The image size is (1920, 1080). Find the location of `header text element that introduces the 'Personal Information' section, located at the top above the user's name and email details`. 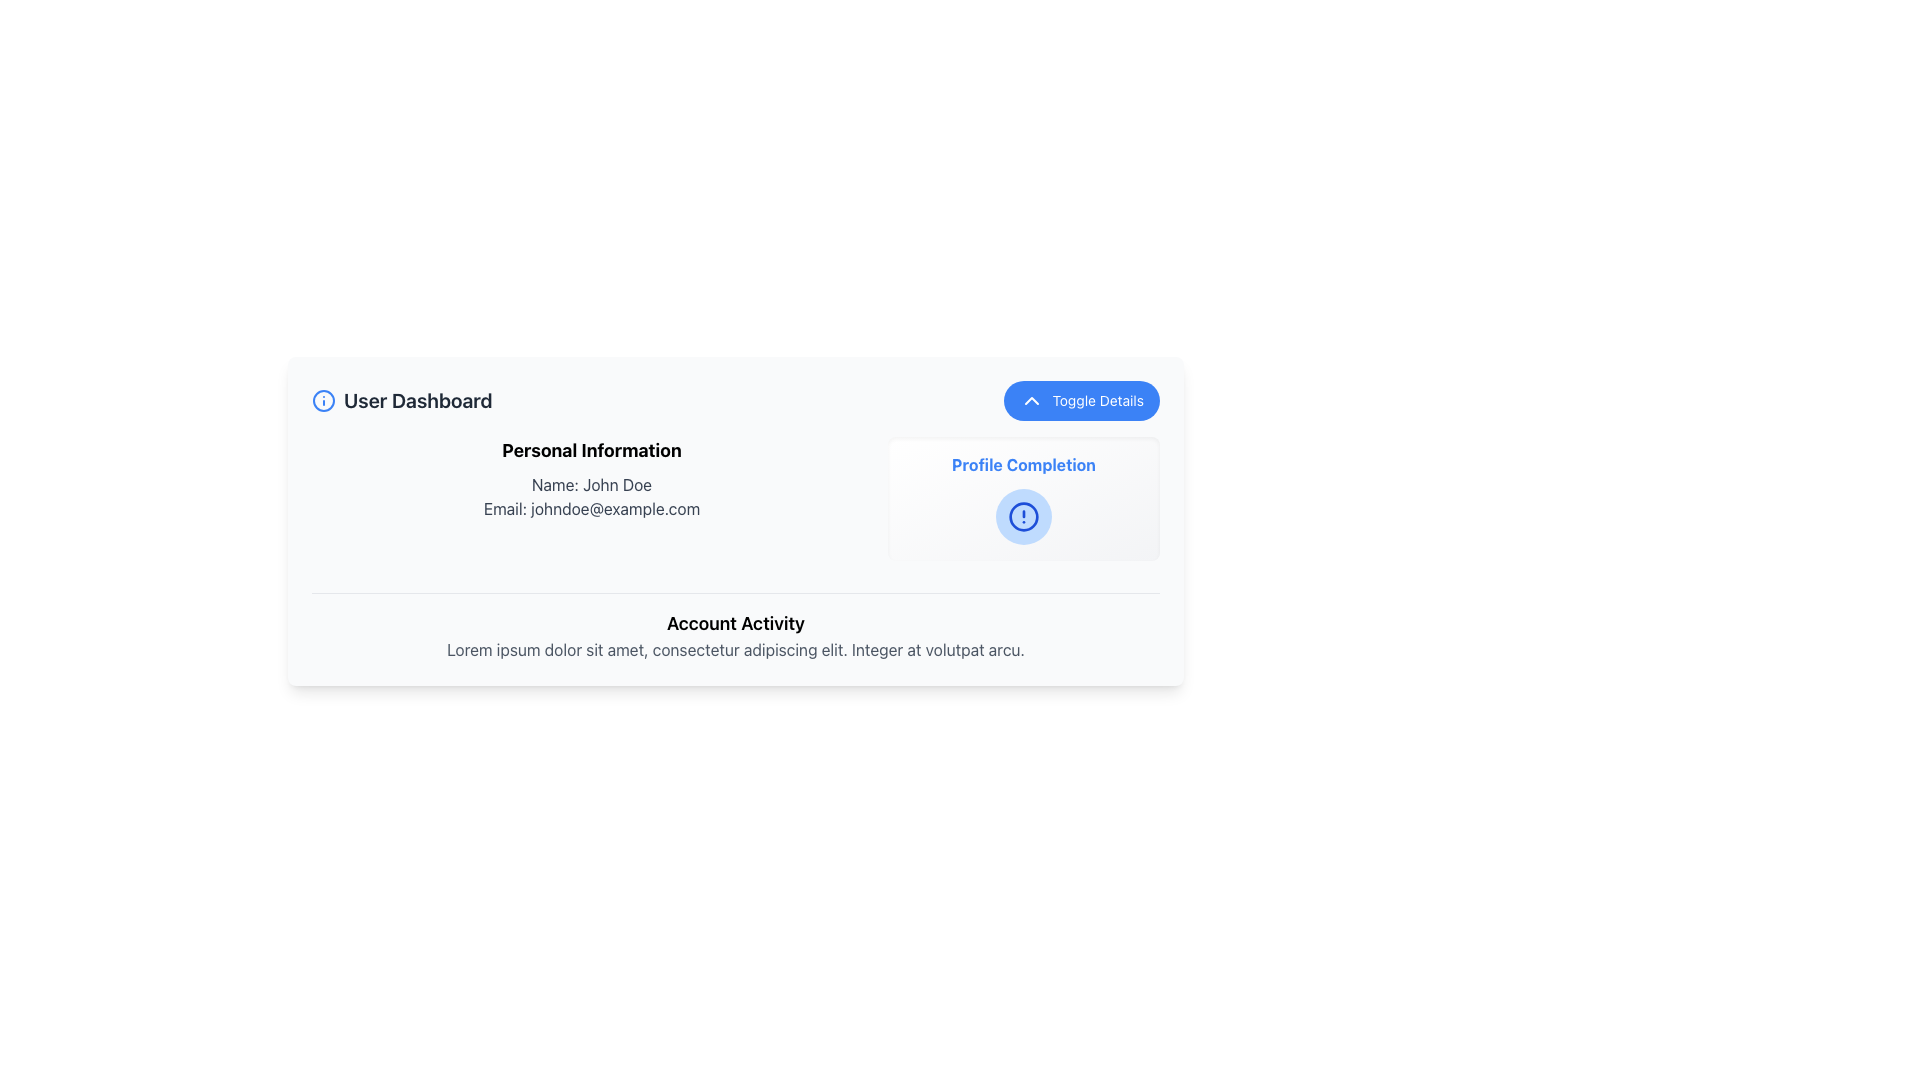

header text element that introduces the 'Personal Information' section, located at the top above the user's name and email details is located at coordinates (590, 451).